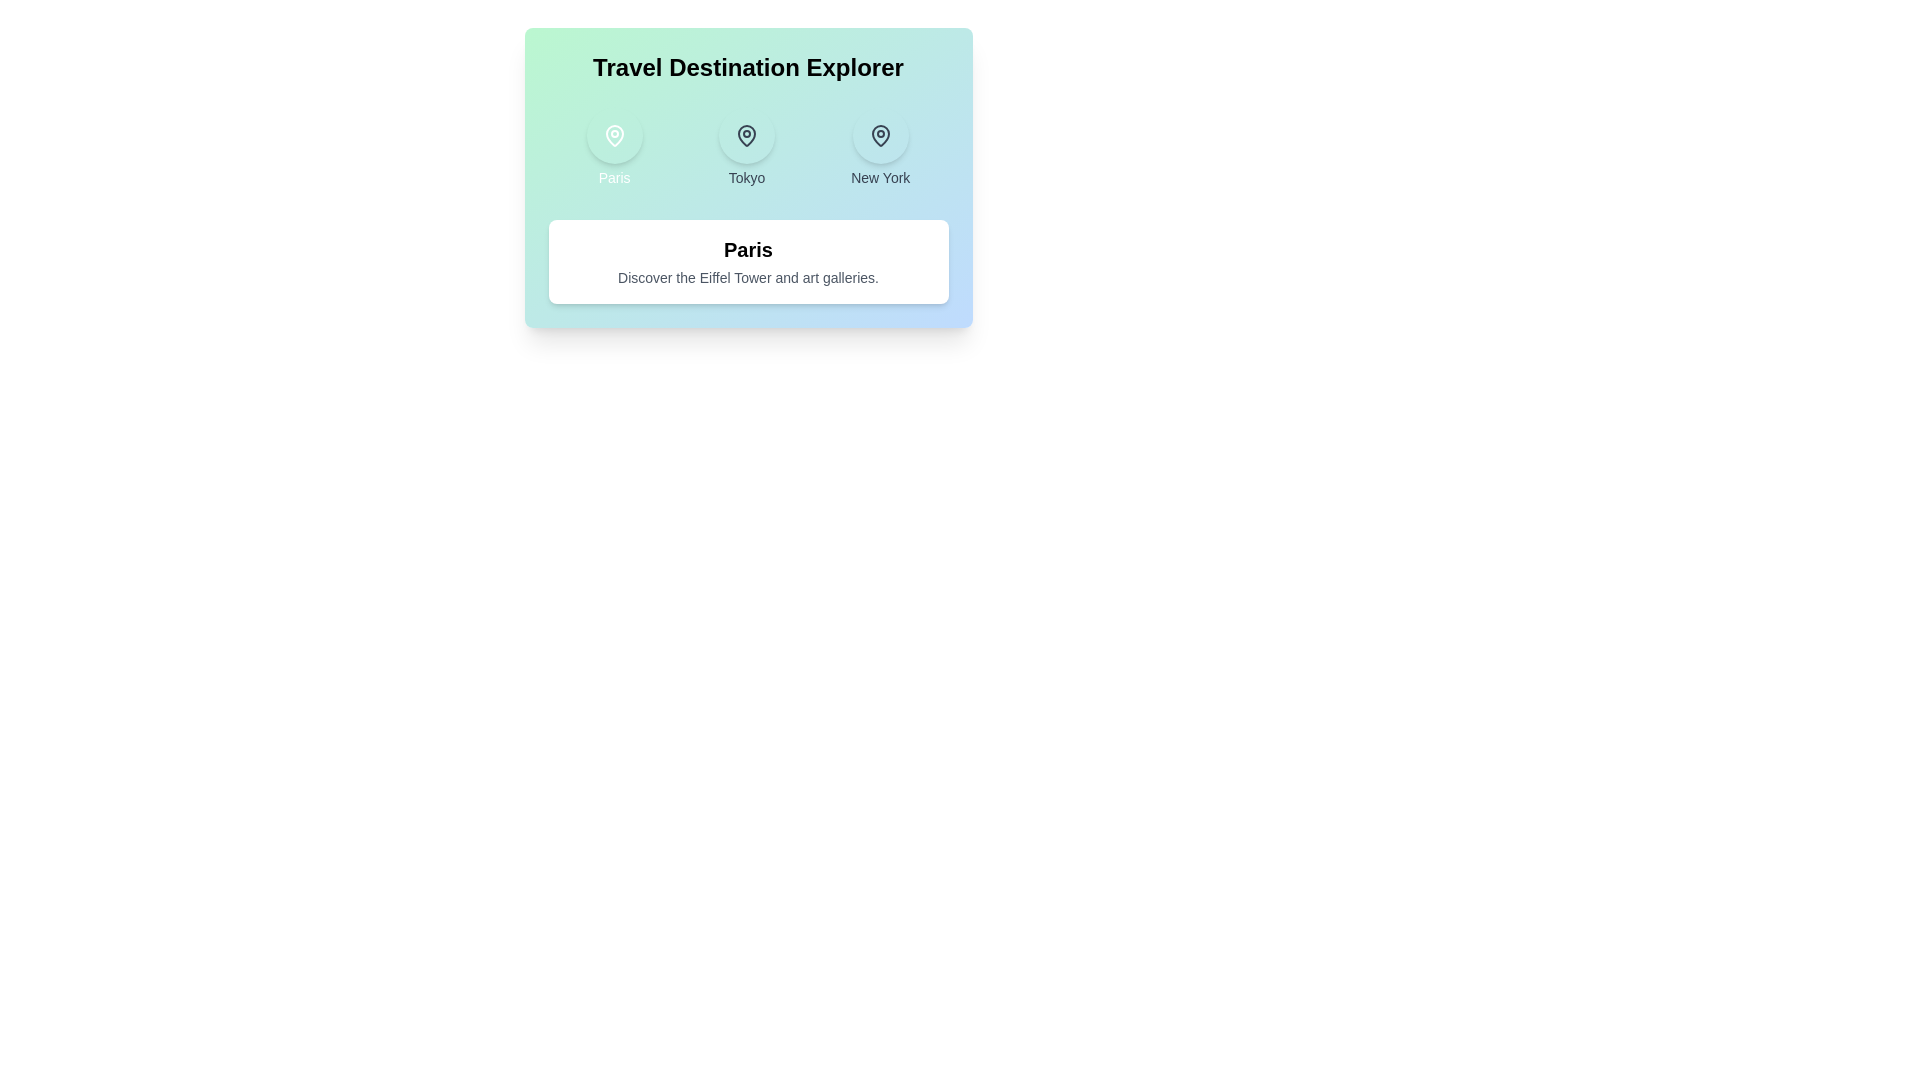  I want to click on the New York map pin icon, which is the third icon in a horizontal row of three circular buttons located under the 'Travel Destination Explorer' heading, to trigger a visual effect, so click(880, 135).